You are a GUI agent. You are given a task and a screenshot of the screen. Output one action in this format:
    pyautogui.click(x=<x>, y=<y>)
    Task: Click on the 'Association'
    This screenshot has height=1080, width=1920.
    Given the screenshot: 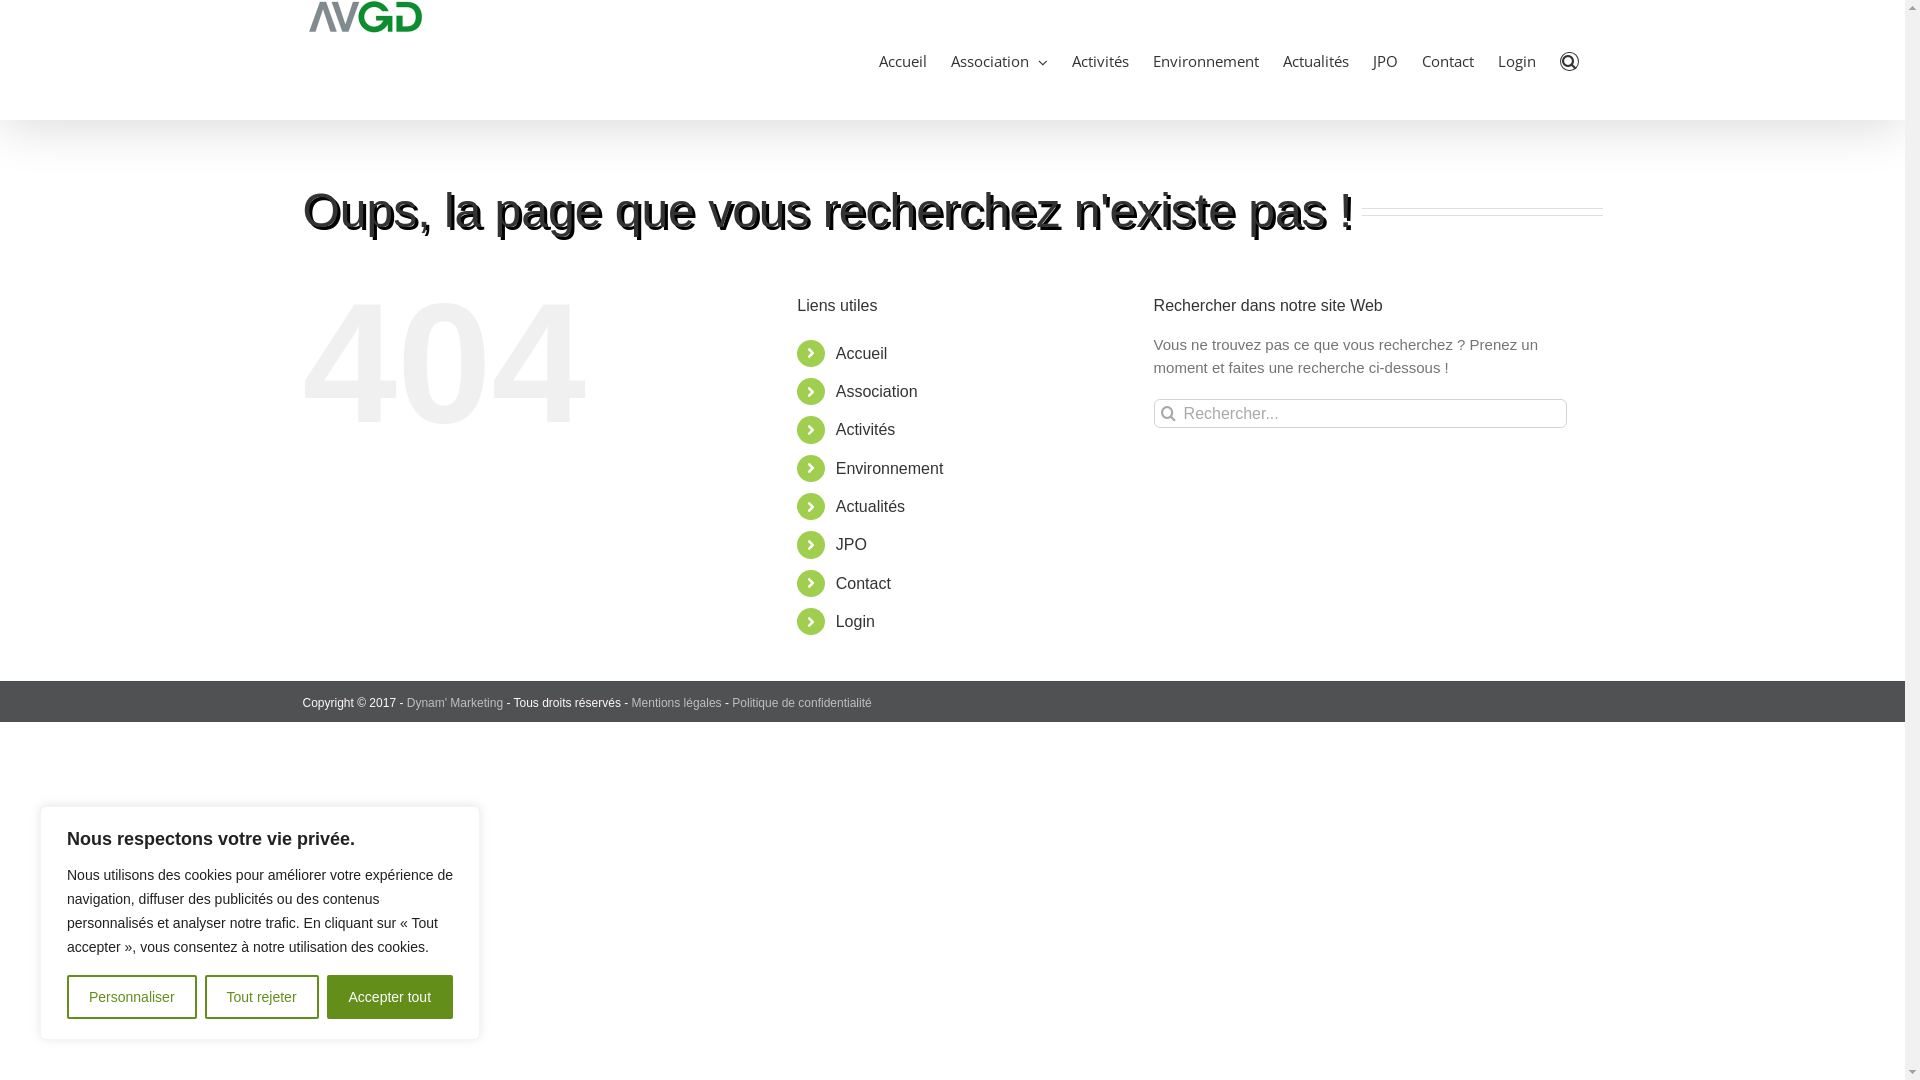 What is the action you would take?
    pyautogui.click(x=999, y=59)
    